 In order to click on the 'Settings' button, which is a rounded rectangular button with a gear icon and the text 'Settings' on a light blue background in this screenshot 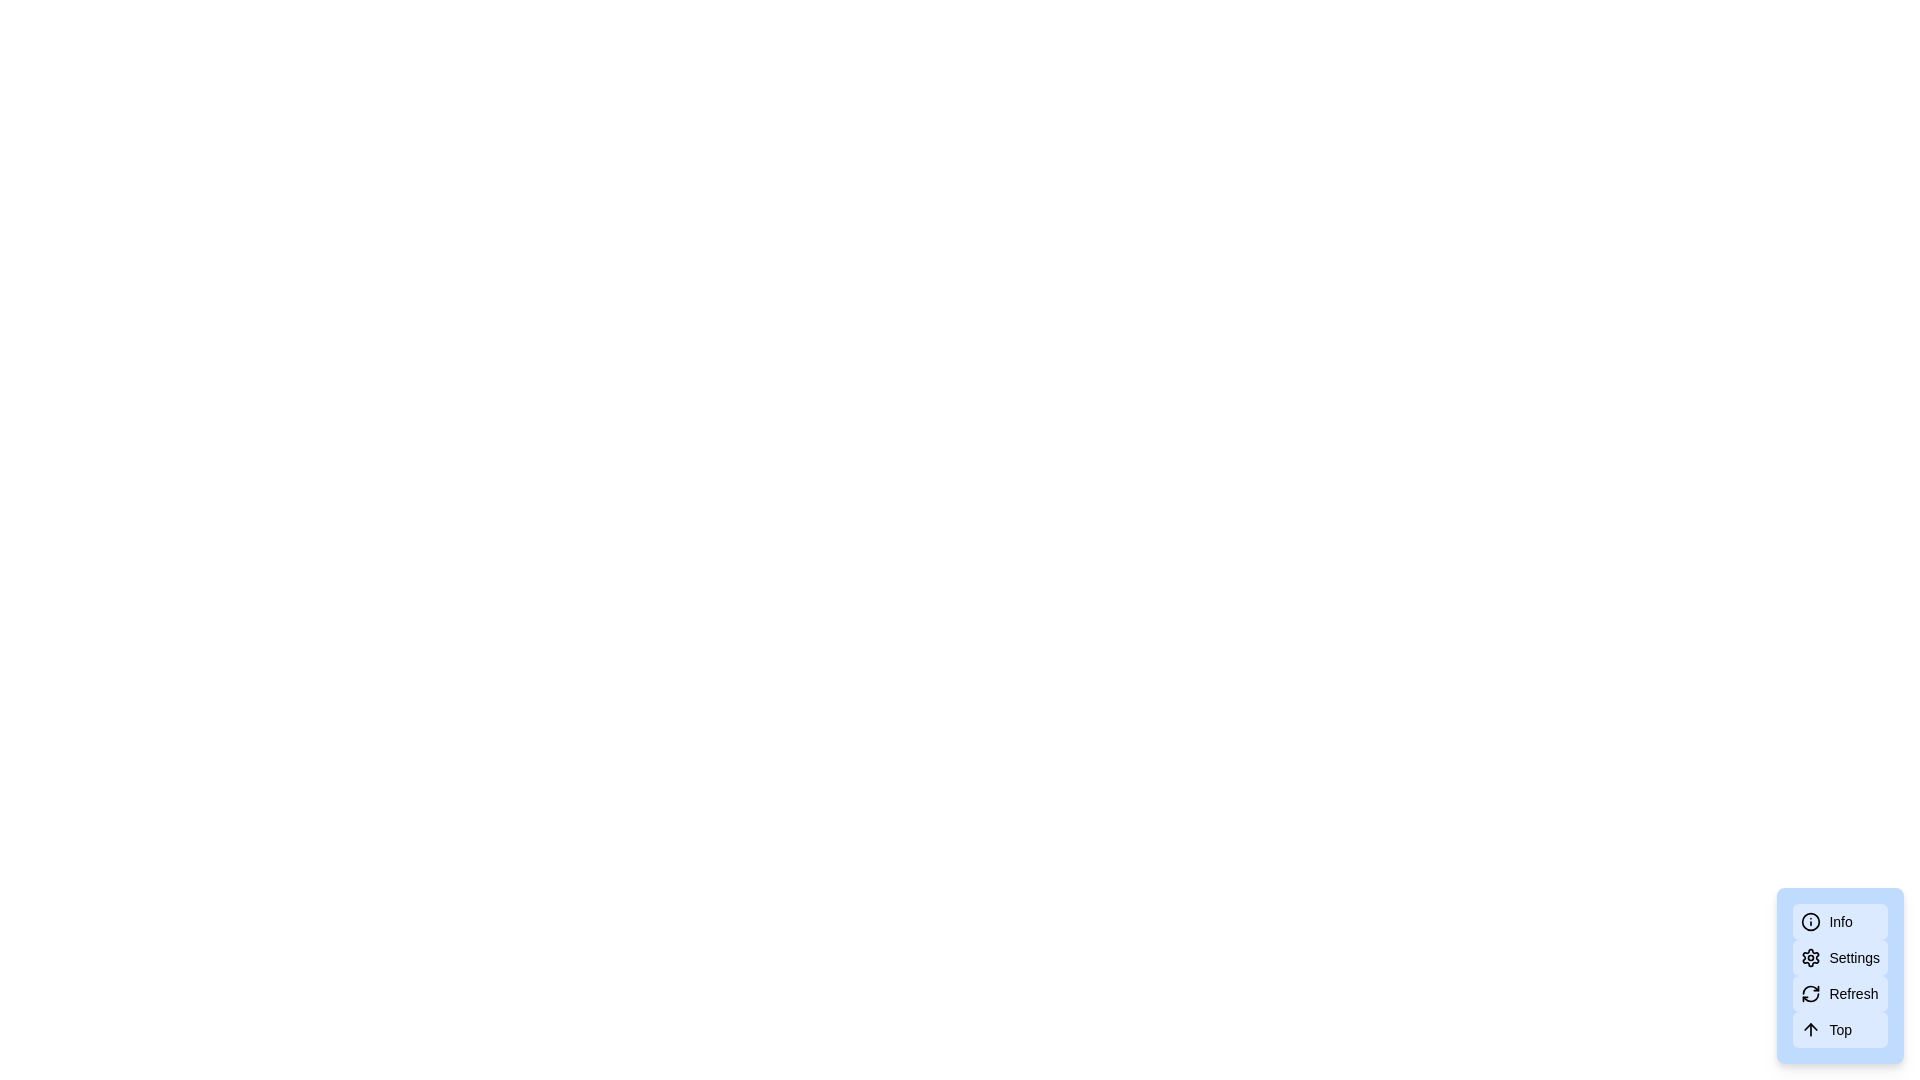, I will do `click(1840, 956)`.